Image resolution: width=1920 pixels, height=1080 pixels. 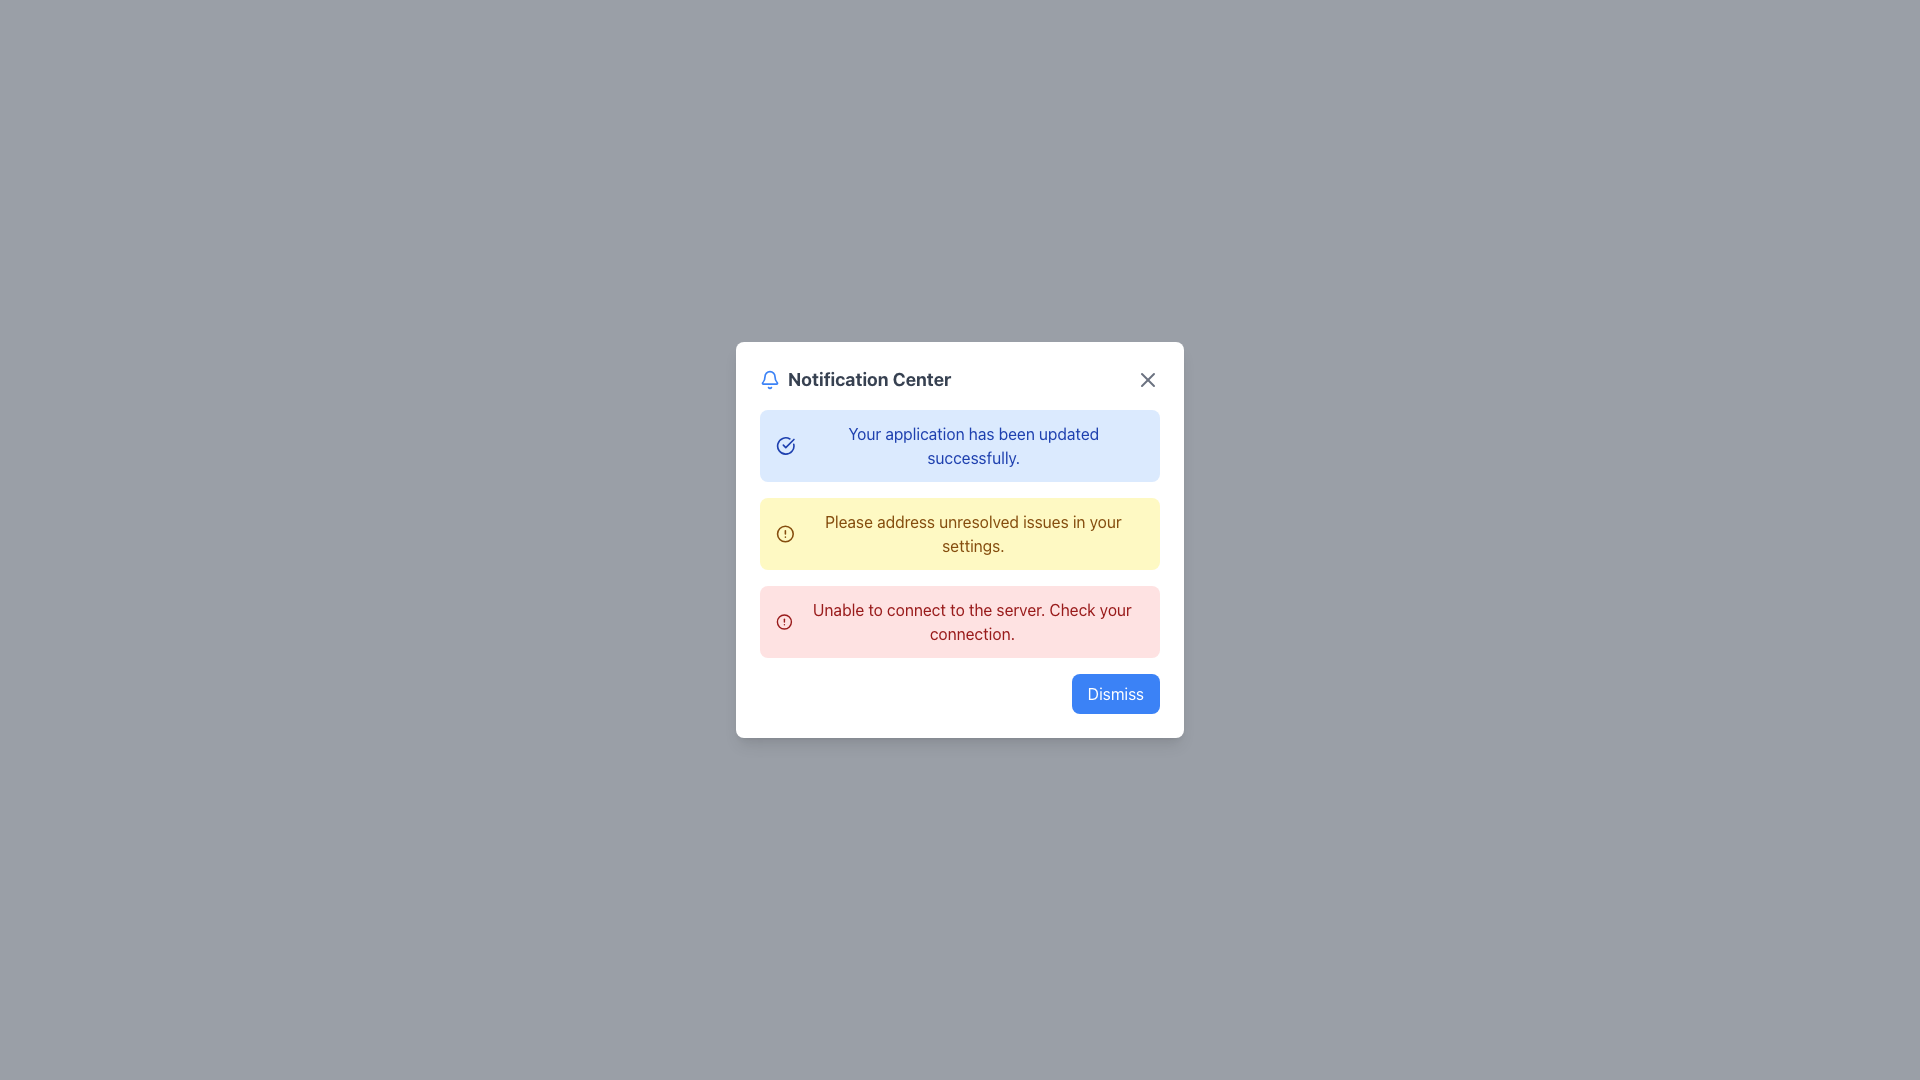 I want to click on the close button (X icon) in the top-right corner of the 'Notification Center' dialog, so click(x=1147, y=380).